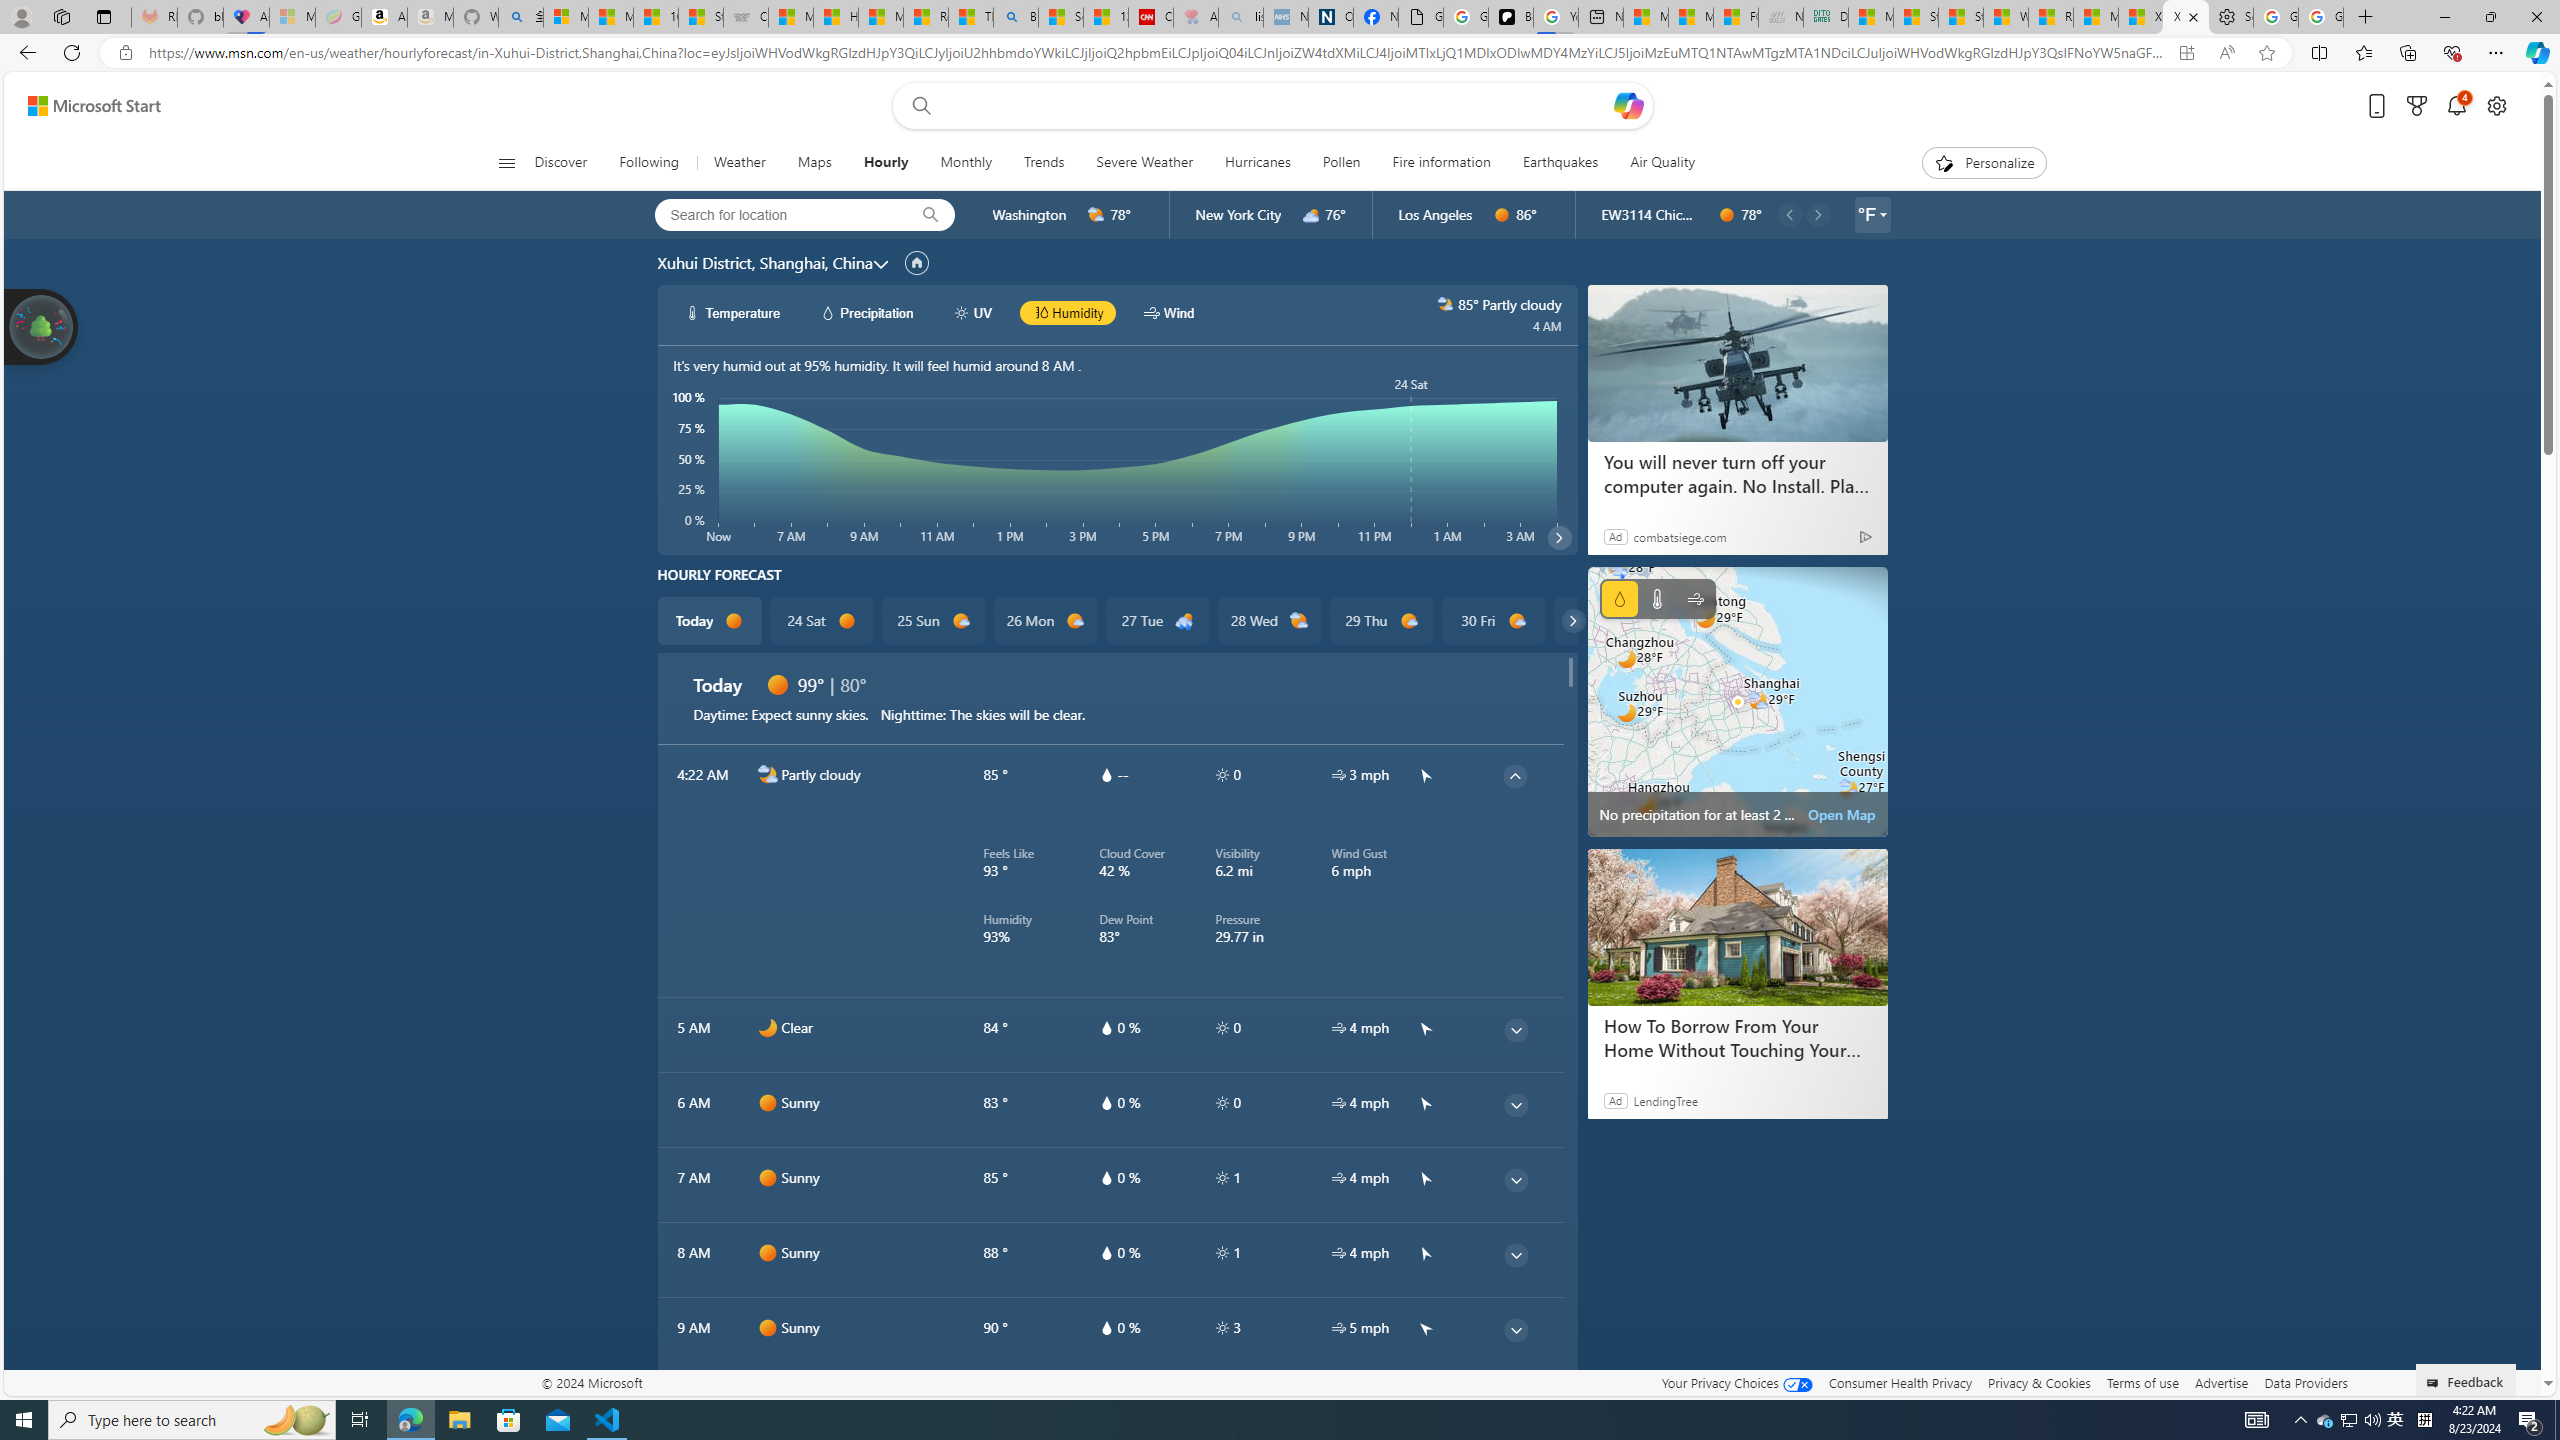 The image size is (2560, 1440). What do you see at coordinates (1737, 701) in the screenshot?
I see `'Class: miniMapRadarSVGView-DS-EntryPoint1-1'` at bounding box center [1737, 701].